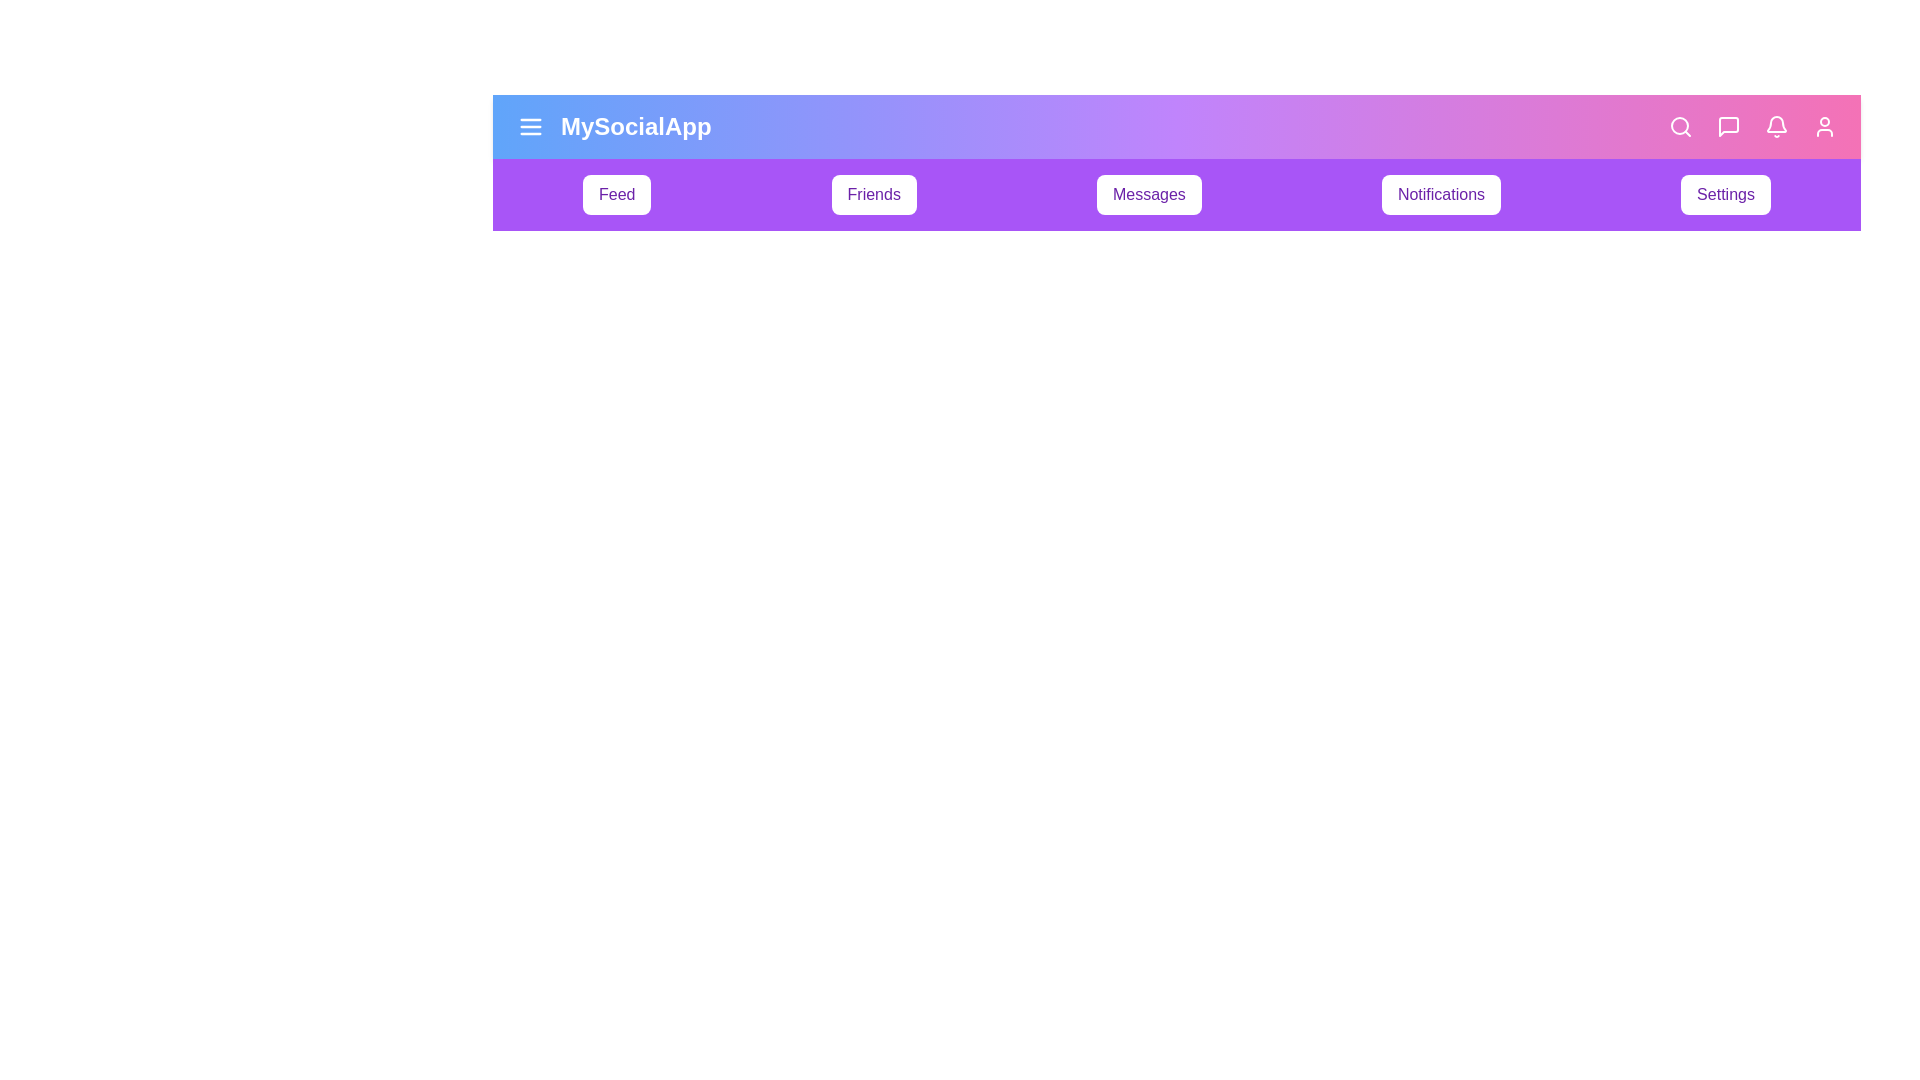 This screenshot has height=1080, width=1920. What do you see at coordinates (1725, 195) in the screenshot?
I see `the menu item Settings to observe its hover effect` at bounding box center [1725, 195].